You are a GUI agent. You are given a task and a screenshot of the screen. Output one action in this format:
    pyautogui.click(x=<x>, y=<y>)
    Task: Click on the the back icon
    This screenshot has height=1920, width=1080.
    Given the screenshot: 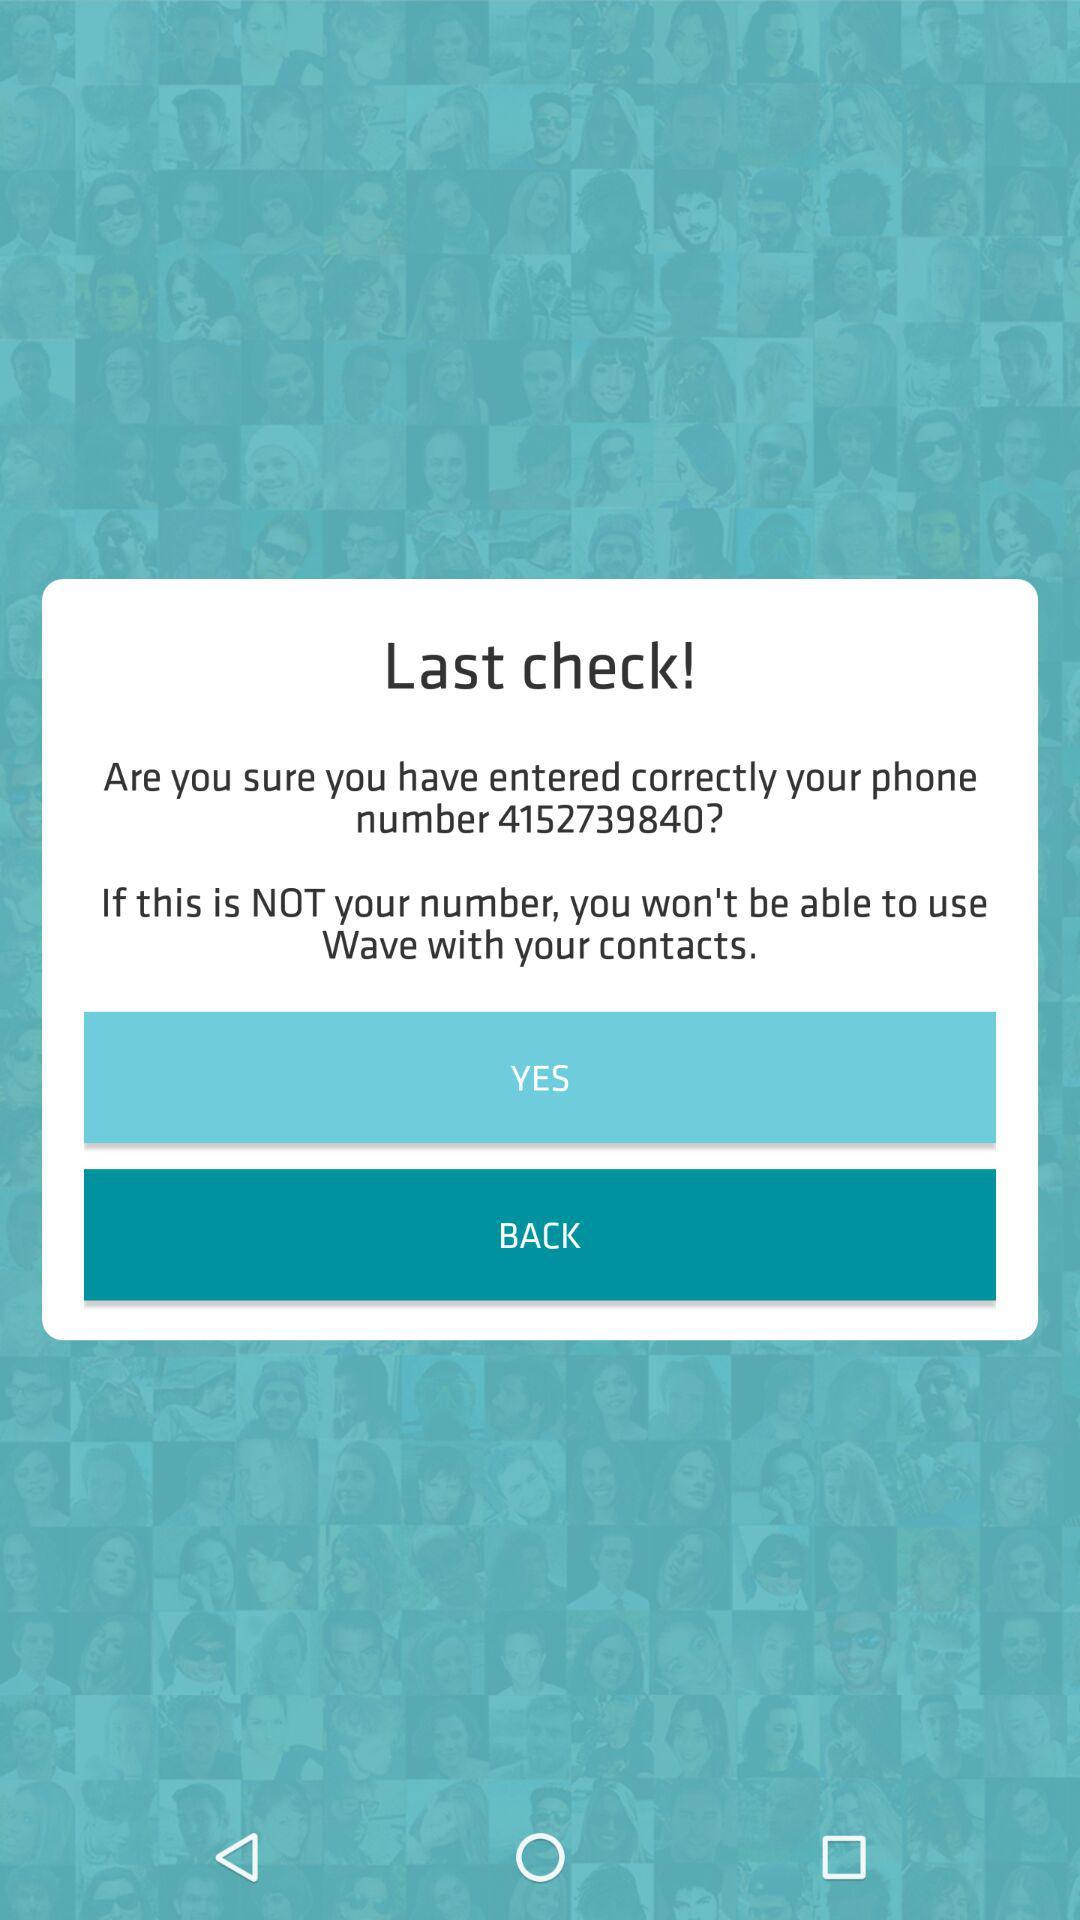 What is the action you would take?
    pyautogui.click(x=540, y=1233)
    